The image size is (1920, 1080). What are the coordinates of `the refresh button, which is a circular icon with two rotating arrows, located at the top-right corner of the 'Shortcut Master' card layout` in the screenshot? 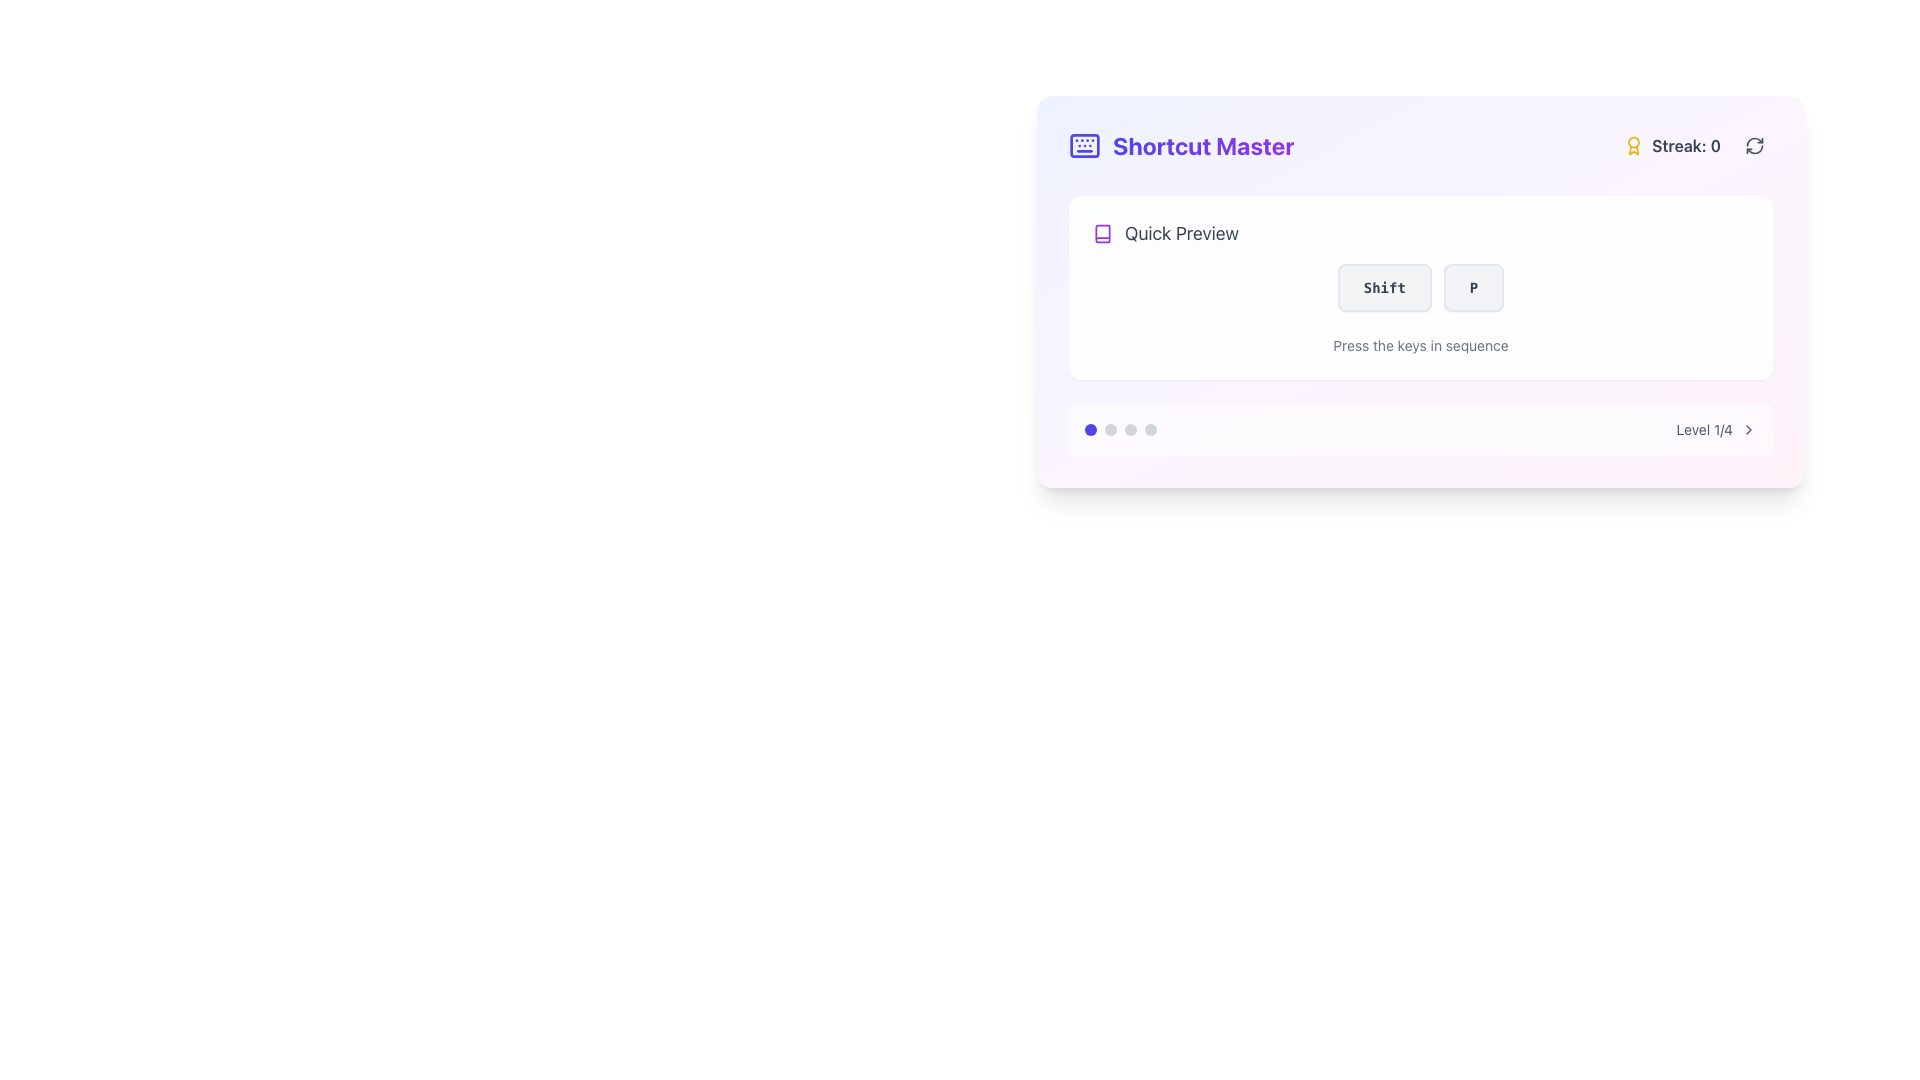 It's located at (1754, 145).